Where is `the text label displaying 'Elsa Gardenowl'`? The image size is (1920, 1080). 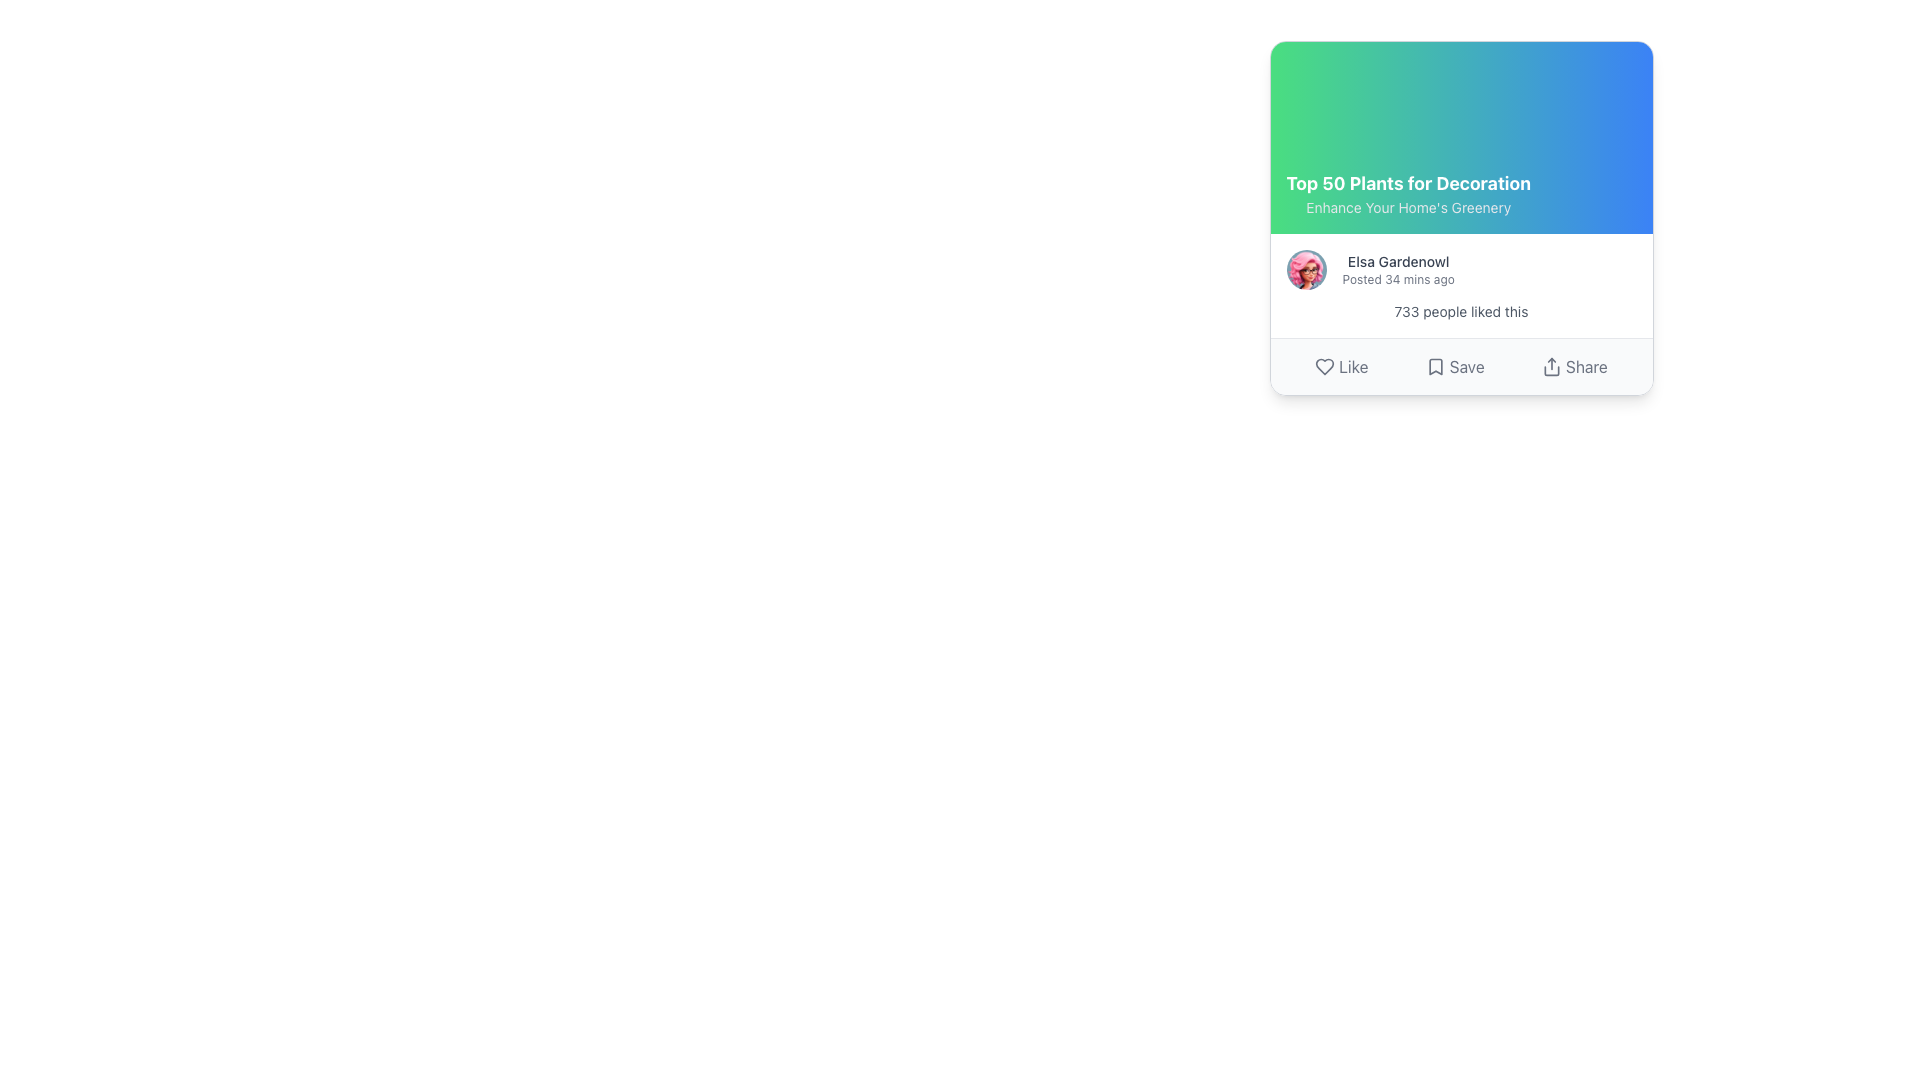
the text label displaying 'Elsa Gardenowl' is located at coordinates (1397, 261).